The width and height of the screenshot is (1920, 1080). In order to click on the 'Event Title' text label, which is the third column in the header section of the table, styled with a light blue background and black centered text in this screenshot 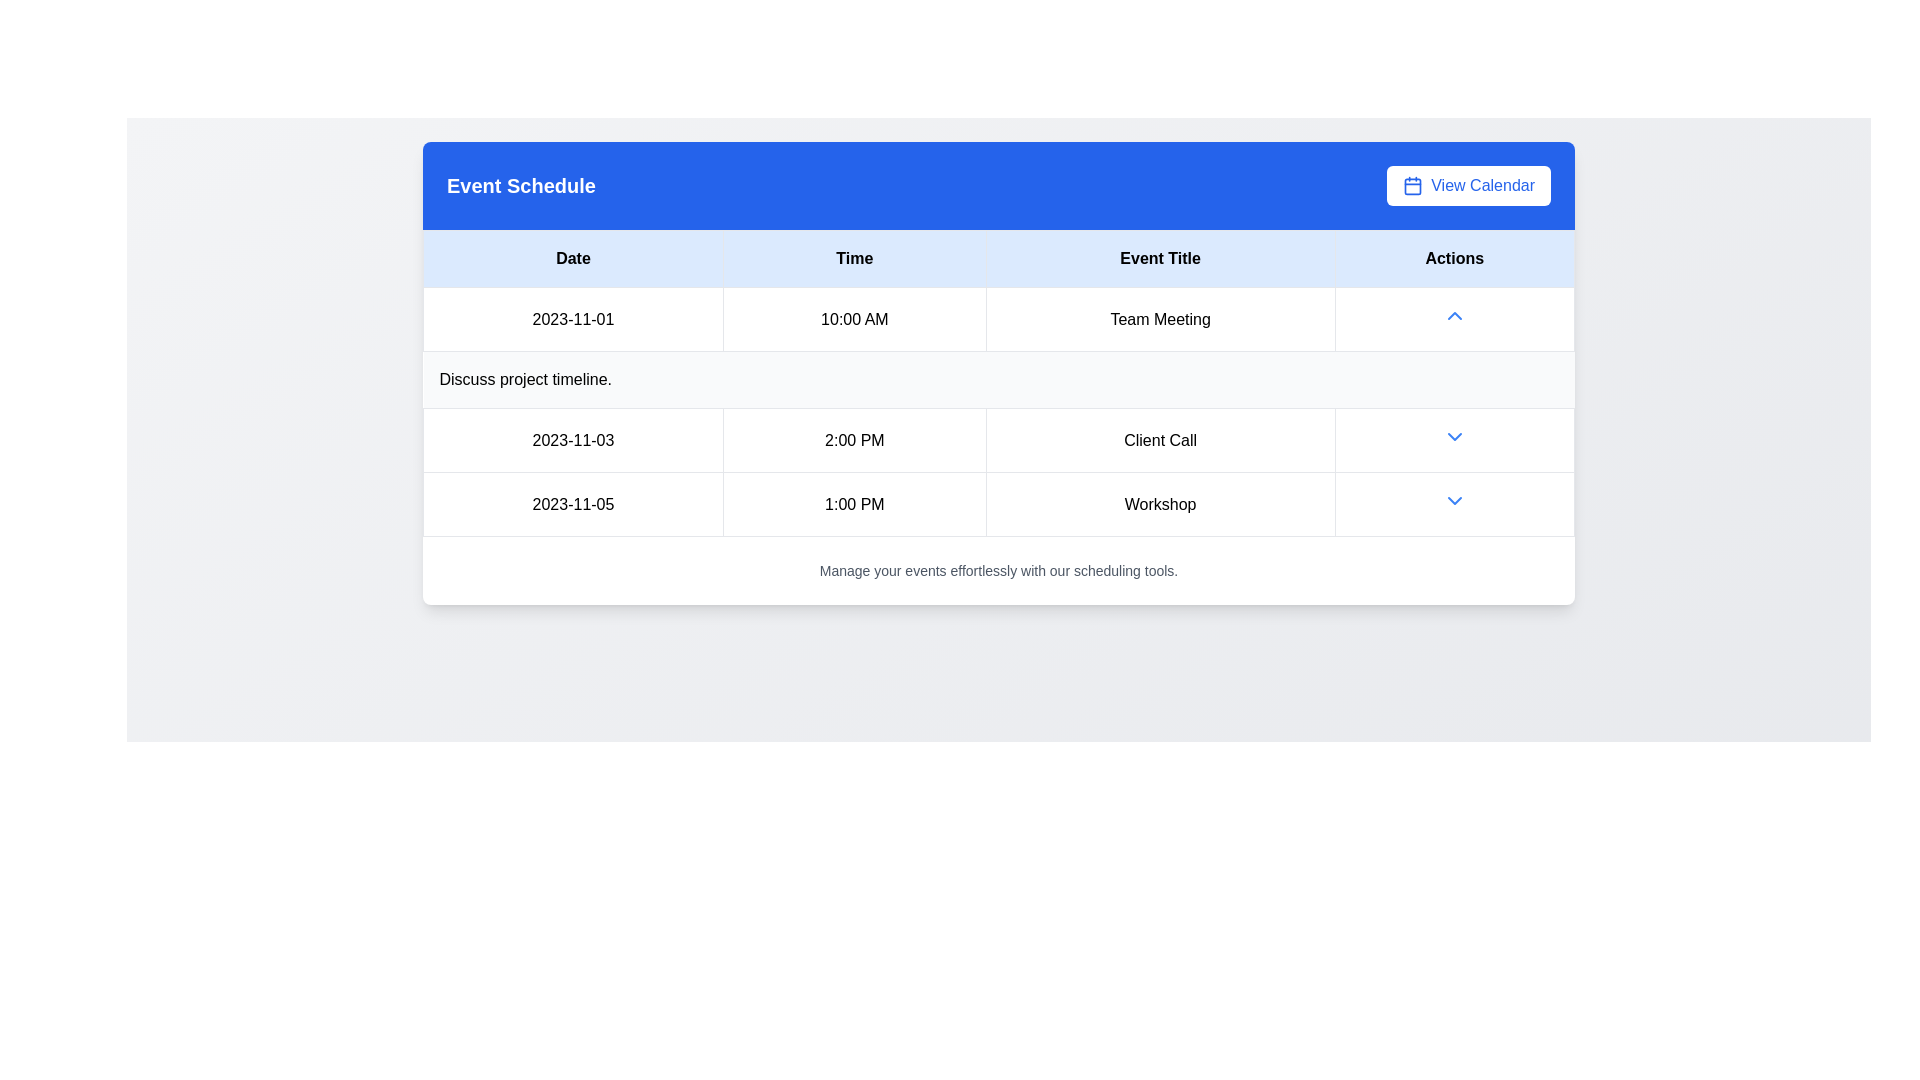, I will do `click(1160, 257)`.